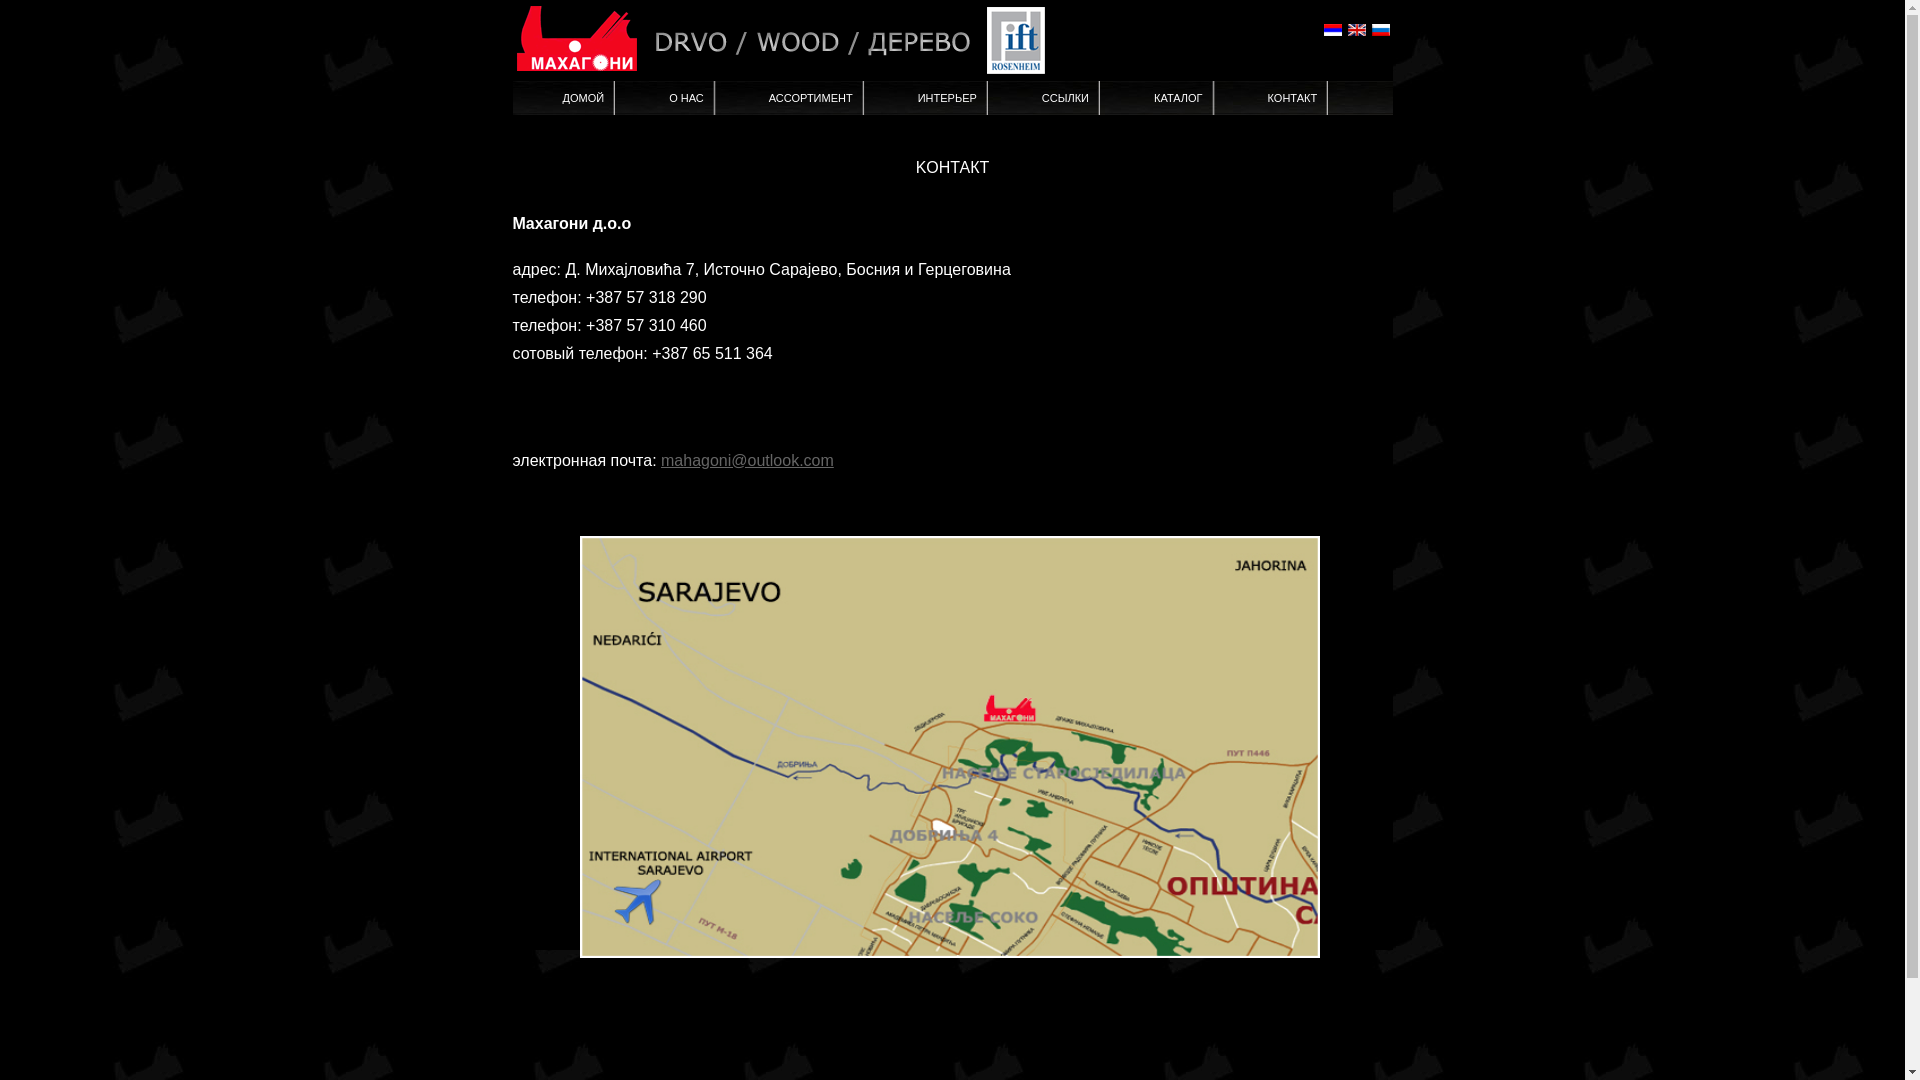  Describe the element at coordinates (1345, 30) in the screenshot. I see `'English '` at that location.